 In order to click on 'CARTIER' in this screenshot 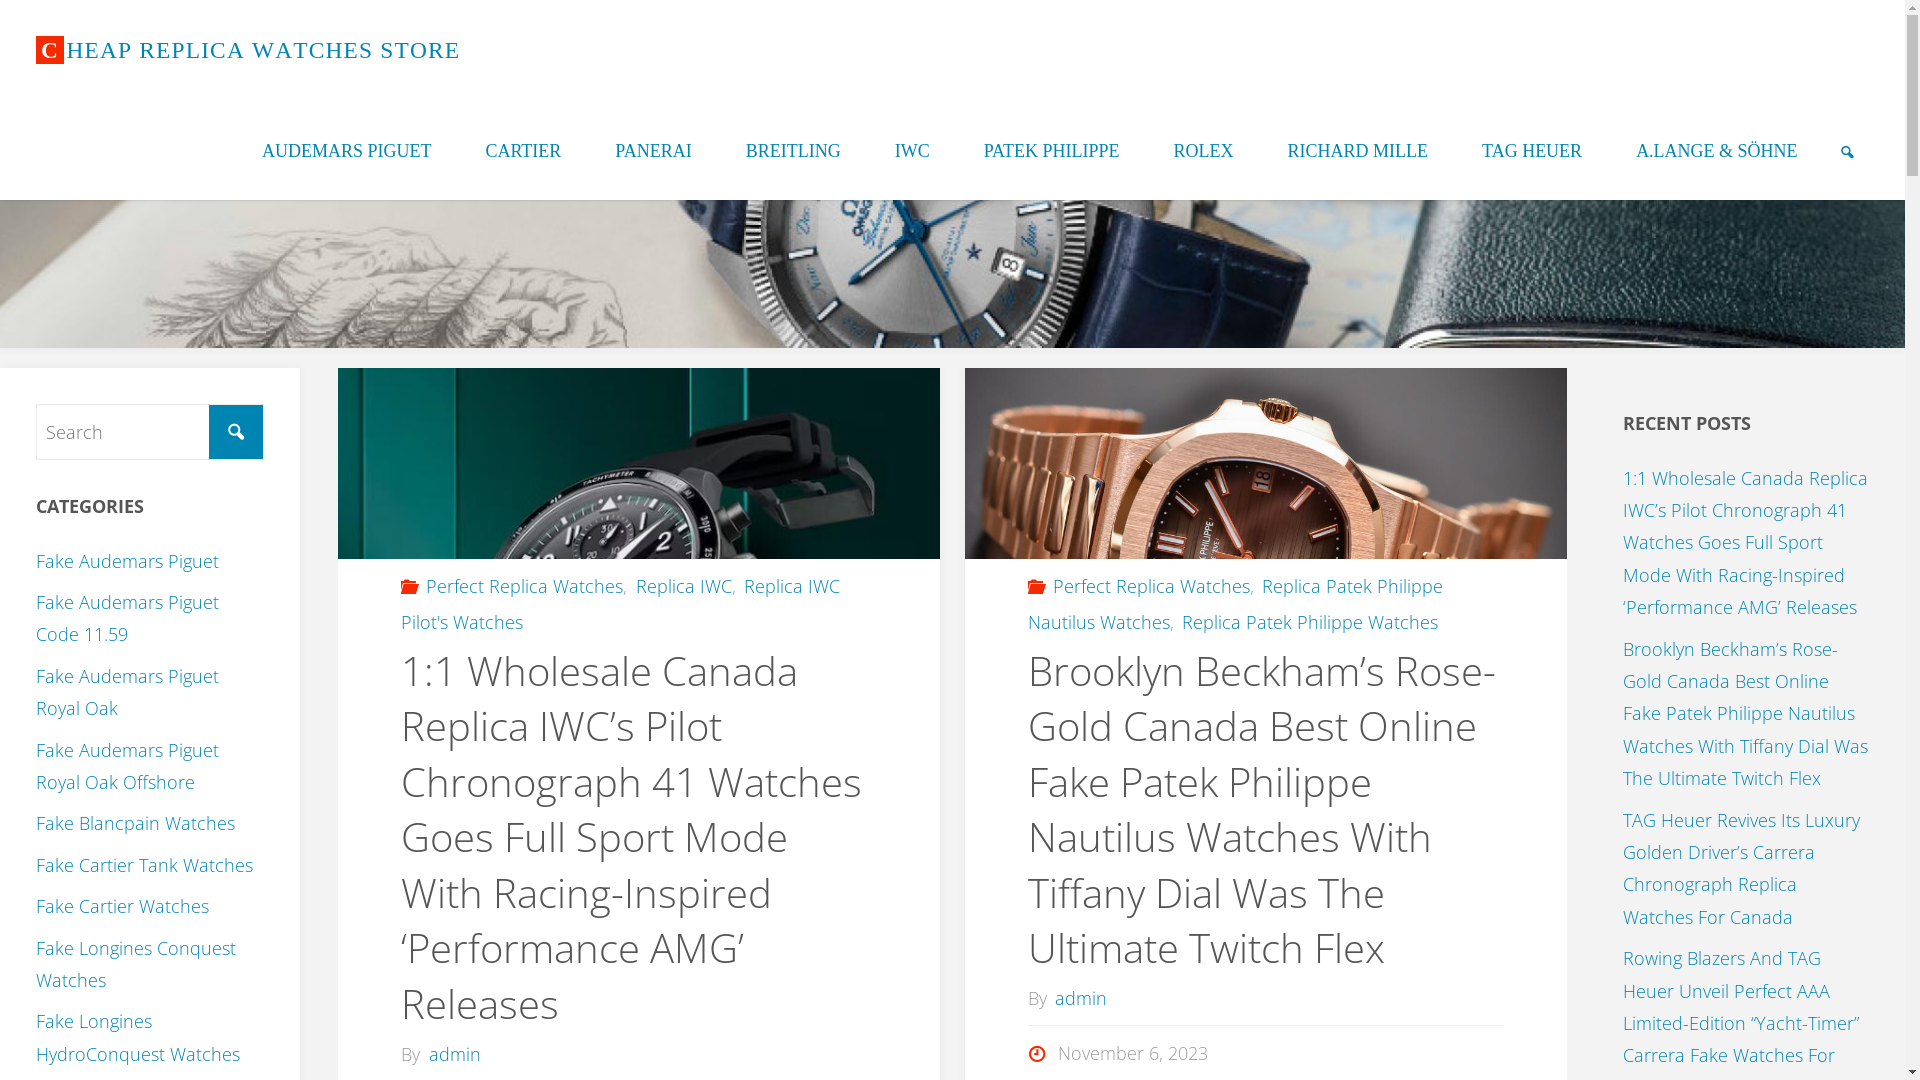, I will do `click(523, 149)`.